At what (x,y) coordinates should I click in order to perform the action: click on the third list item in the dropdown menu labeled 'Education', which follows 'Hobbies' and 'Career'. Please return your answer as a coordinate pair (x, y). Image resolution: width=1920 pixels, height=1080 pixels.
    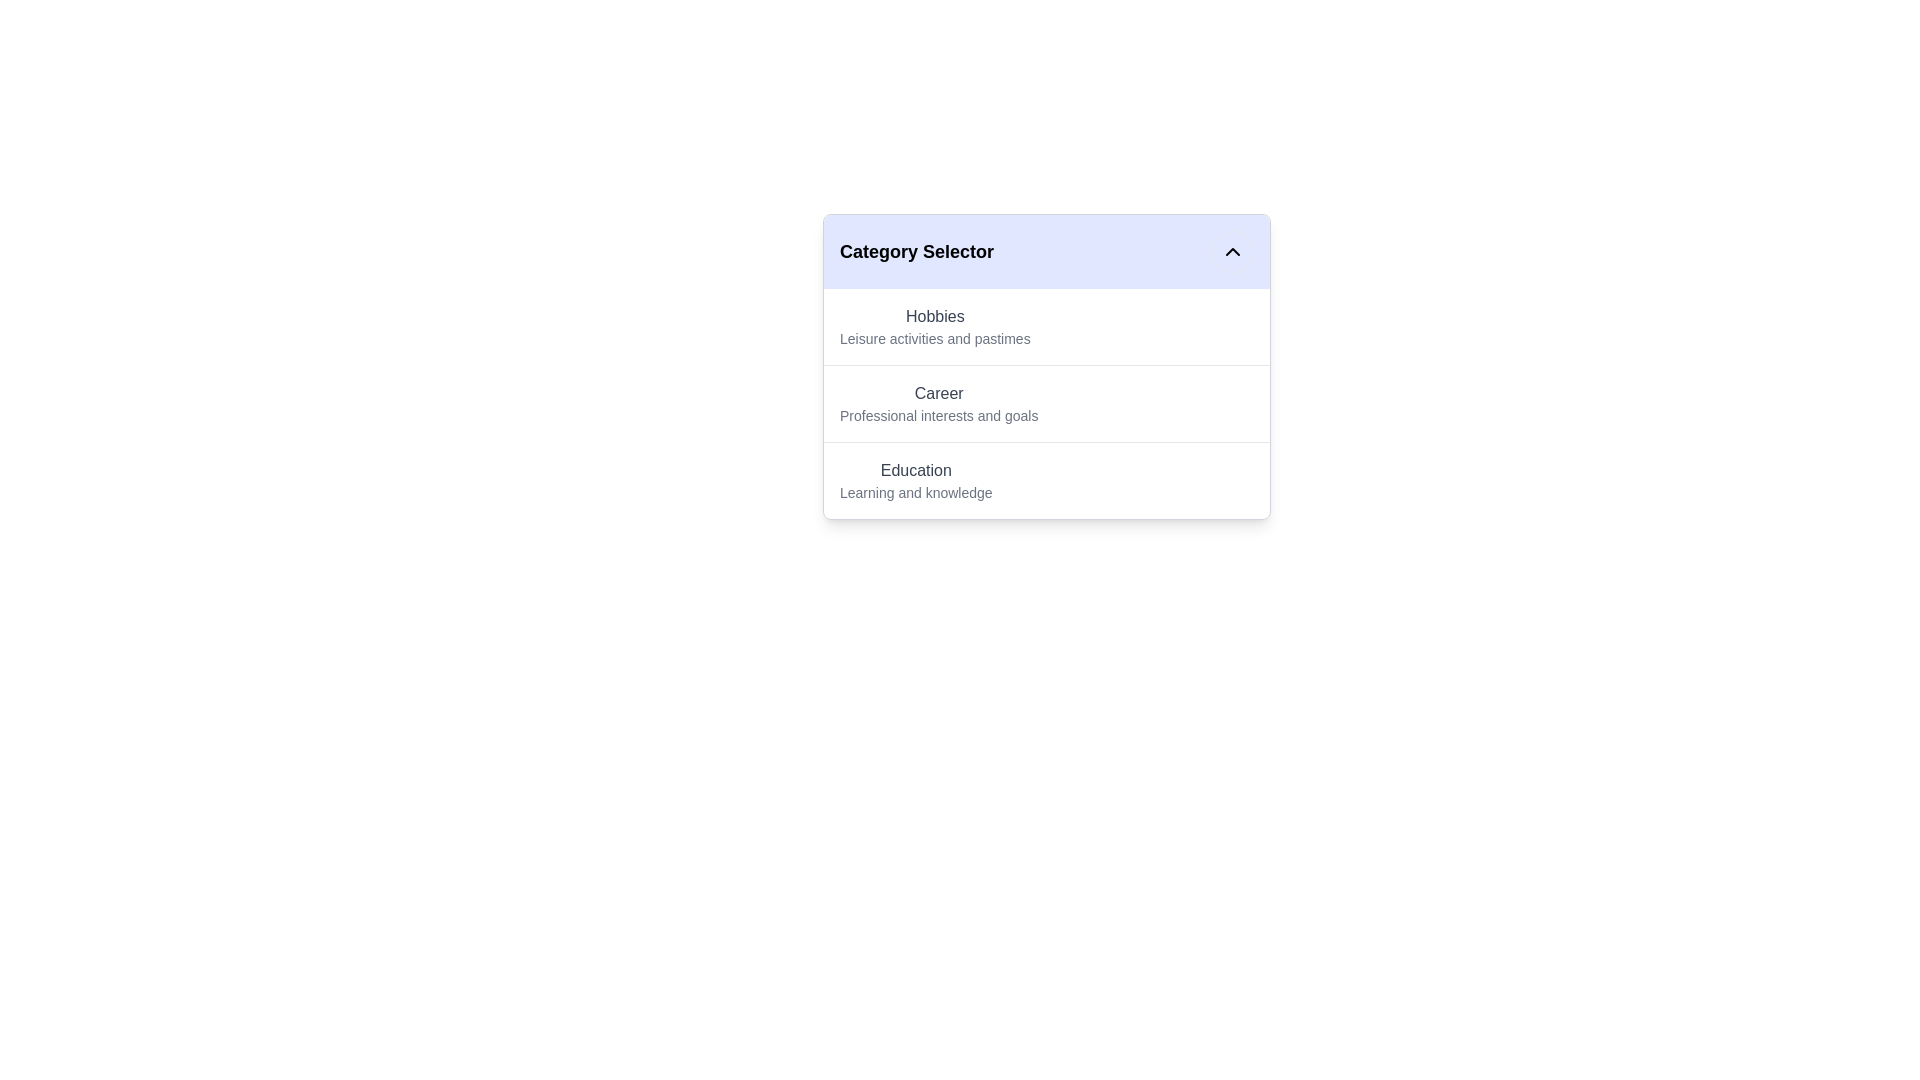
    Looking at the image, I should click on (915, 481).